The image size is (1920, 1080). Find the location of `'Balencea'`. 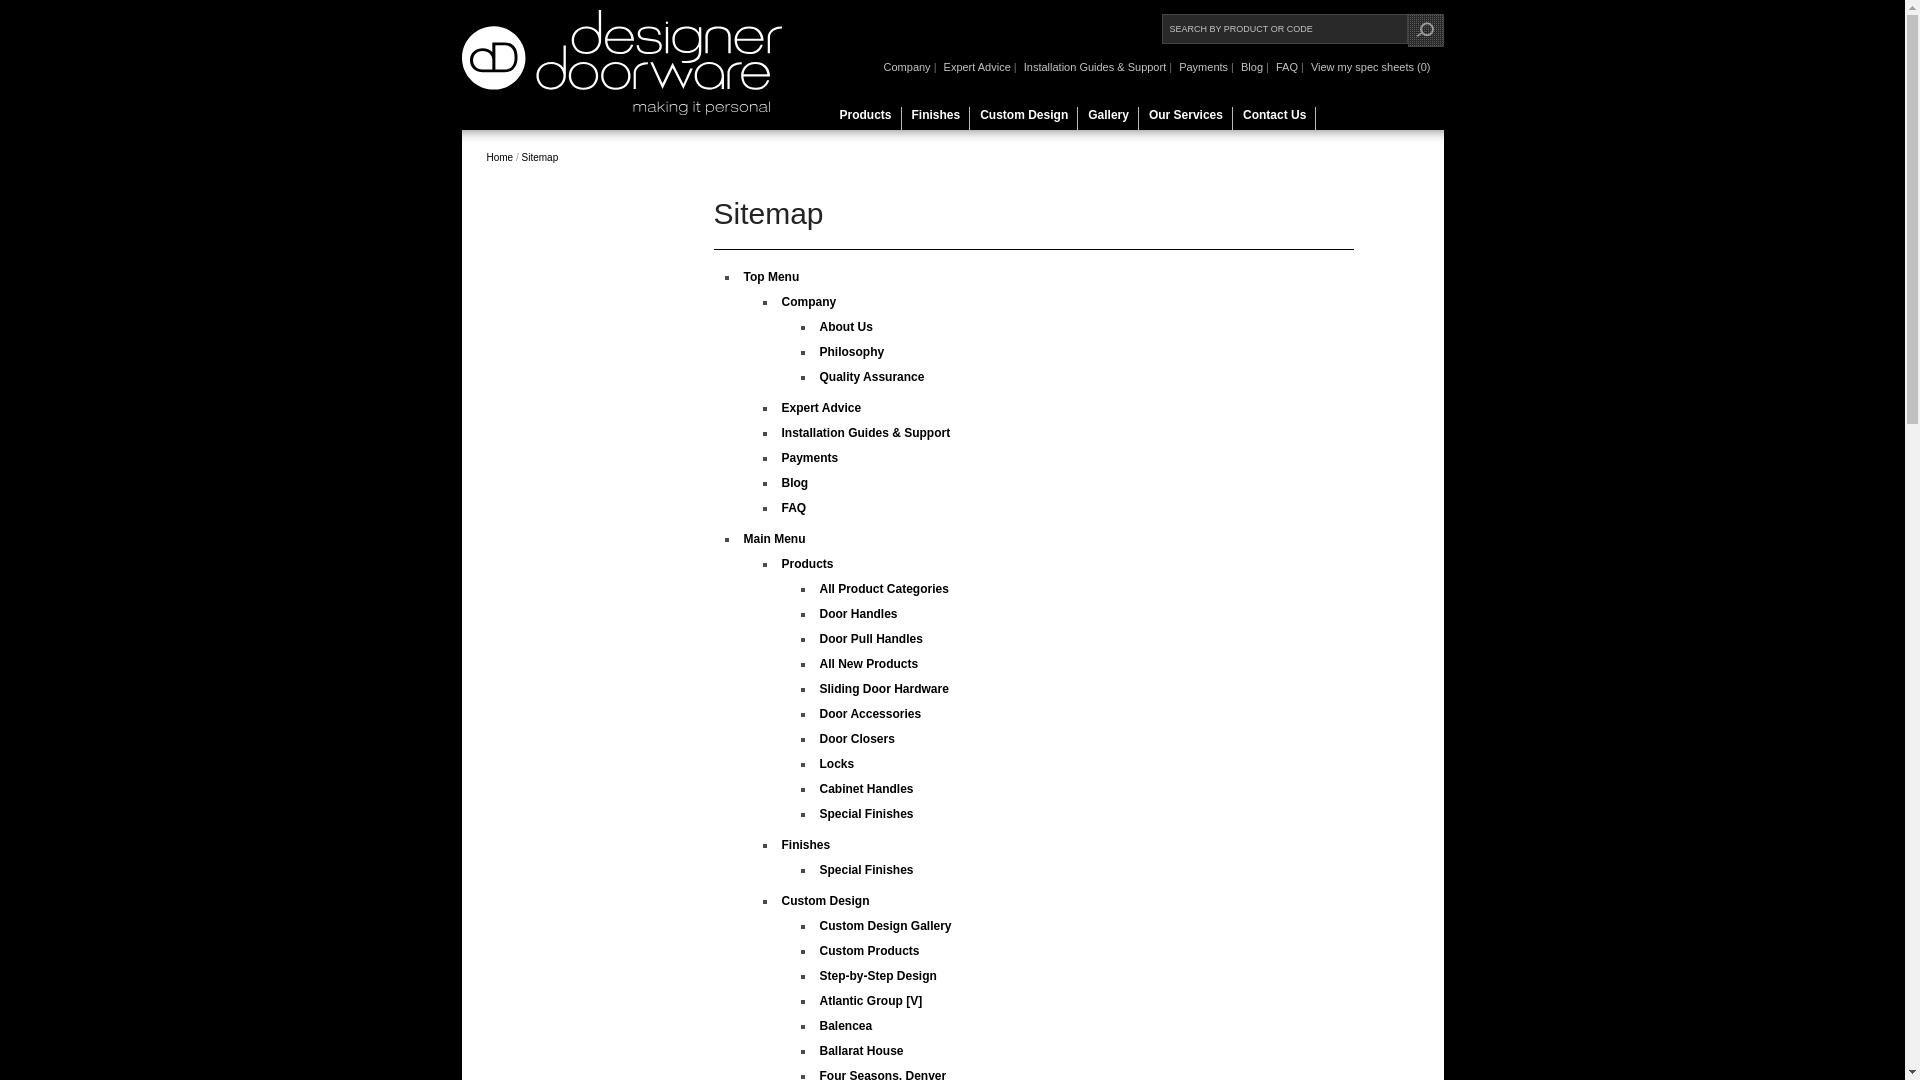

'Balencea' is located at coordinates (846, 1026).